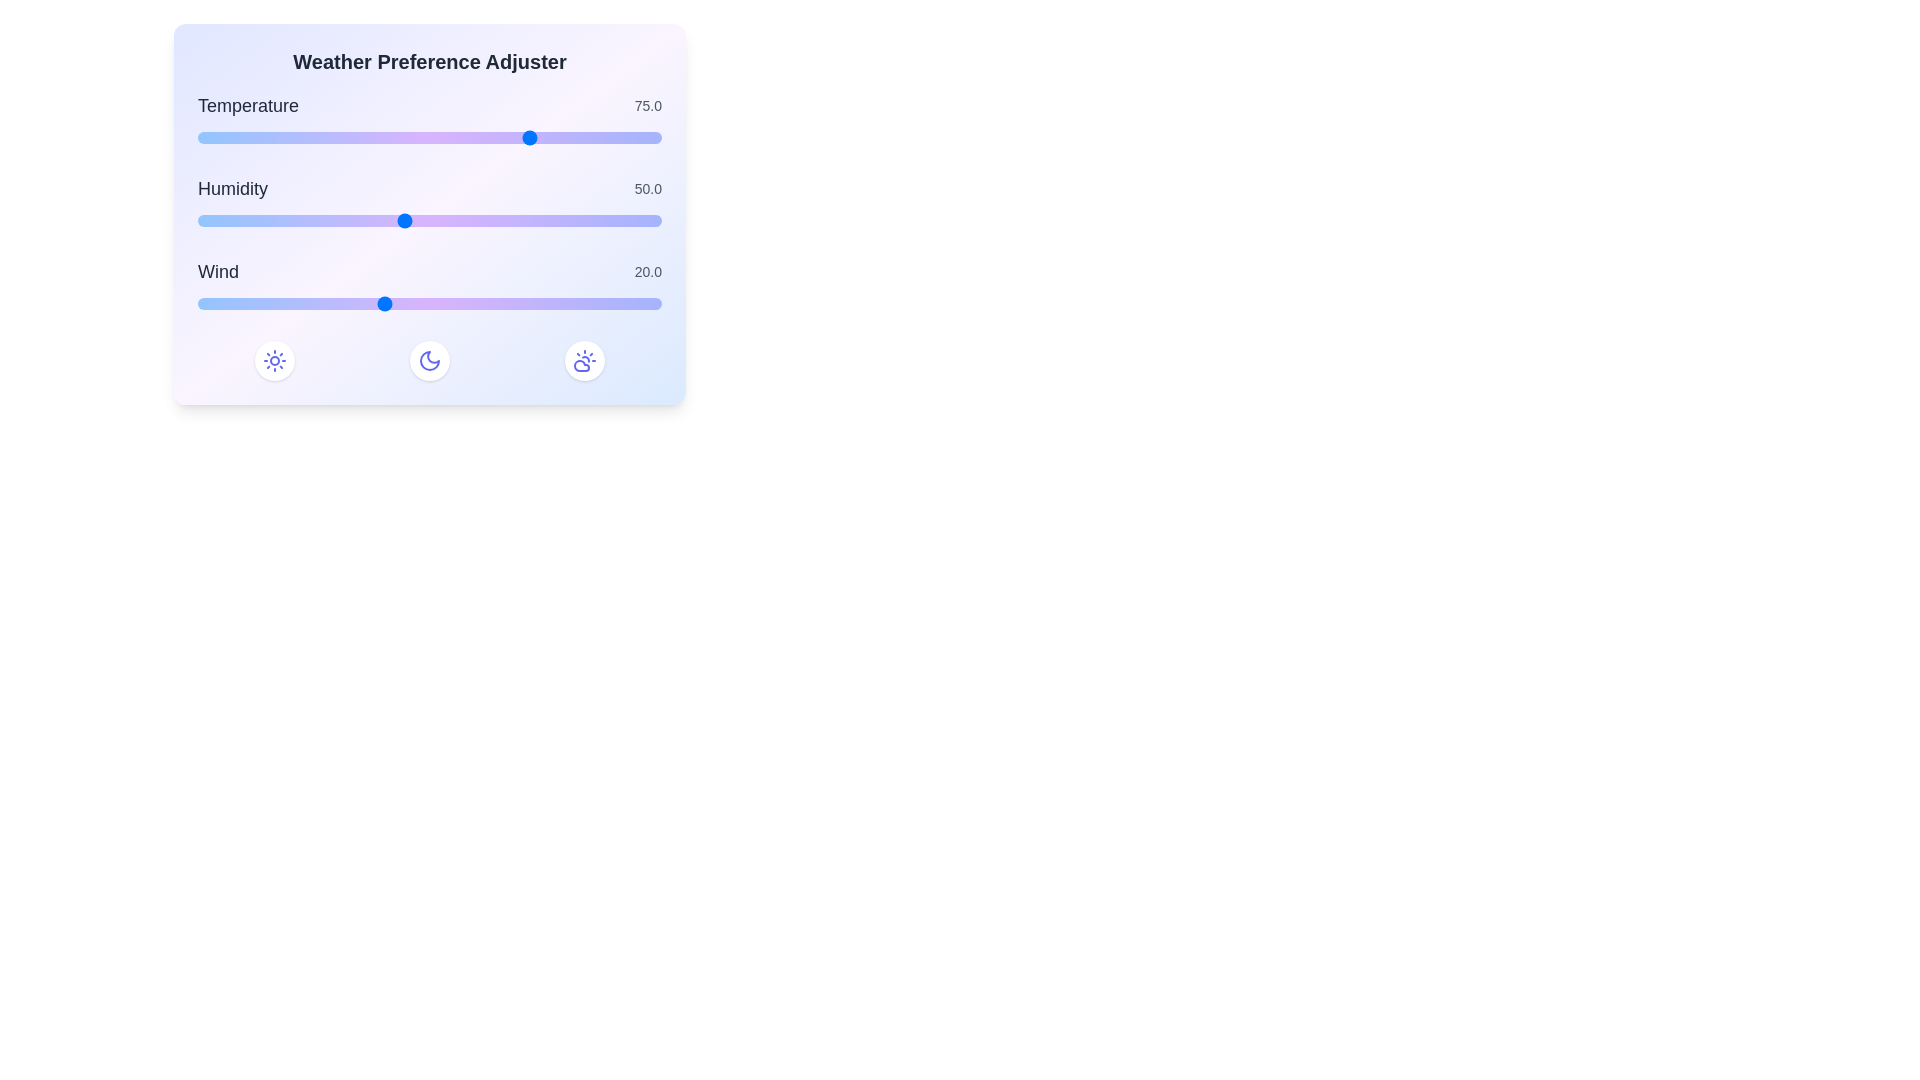 This screenshot has height=1080, width=1920. I want to click on wind preference, so click(419, 304).